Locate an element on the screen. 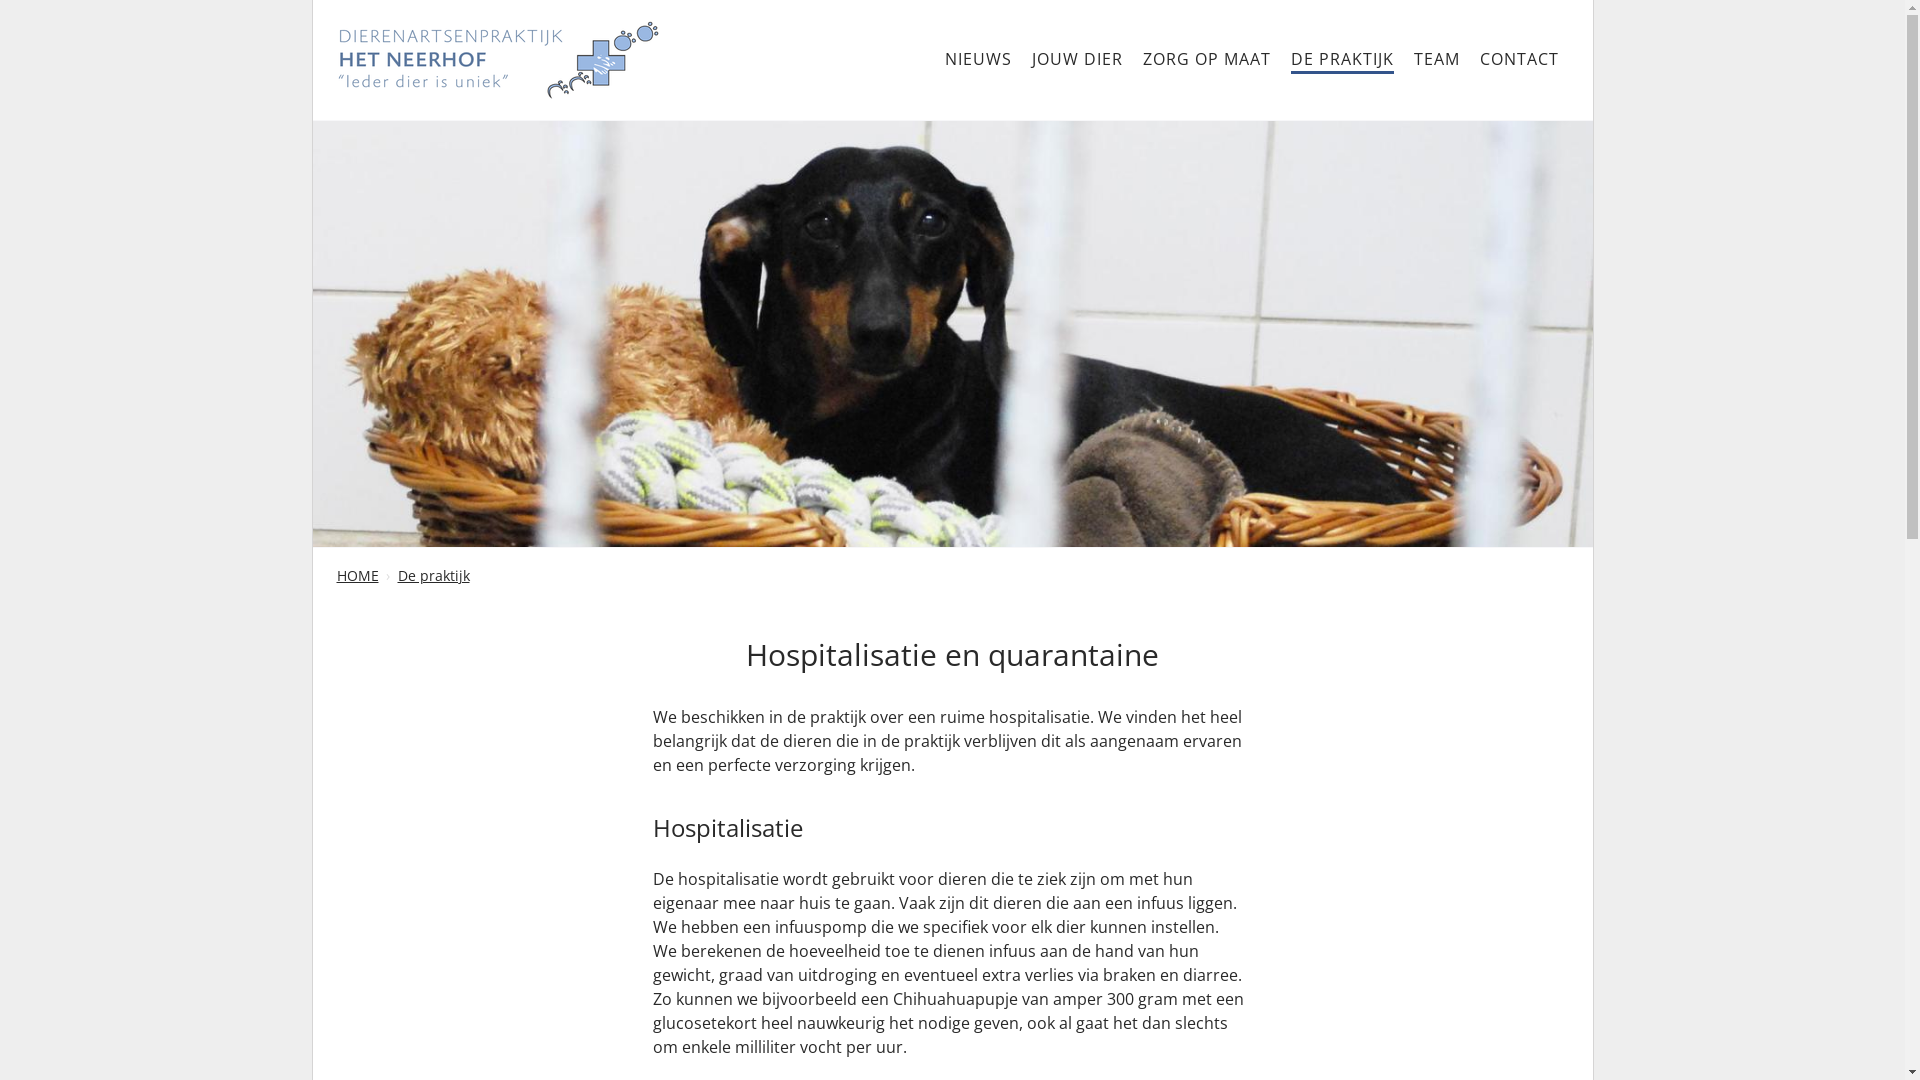 The height and width of the screenshot is (1080, 1920). 'TEAM' is located at coordinates (1413, 58).